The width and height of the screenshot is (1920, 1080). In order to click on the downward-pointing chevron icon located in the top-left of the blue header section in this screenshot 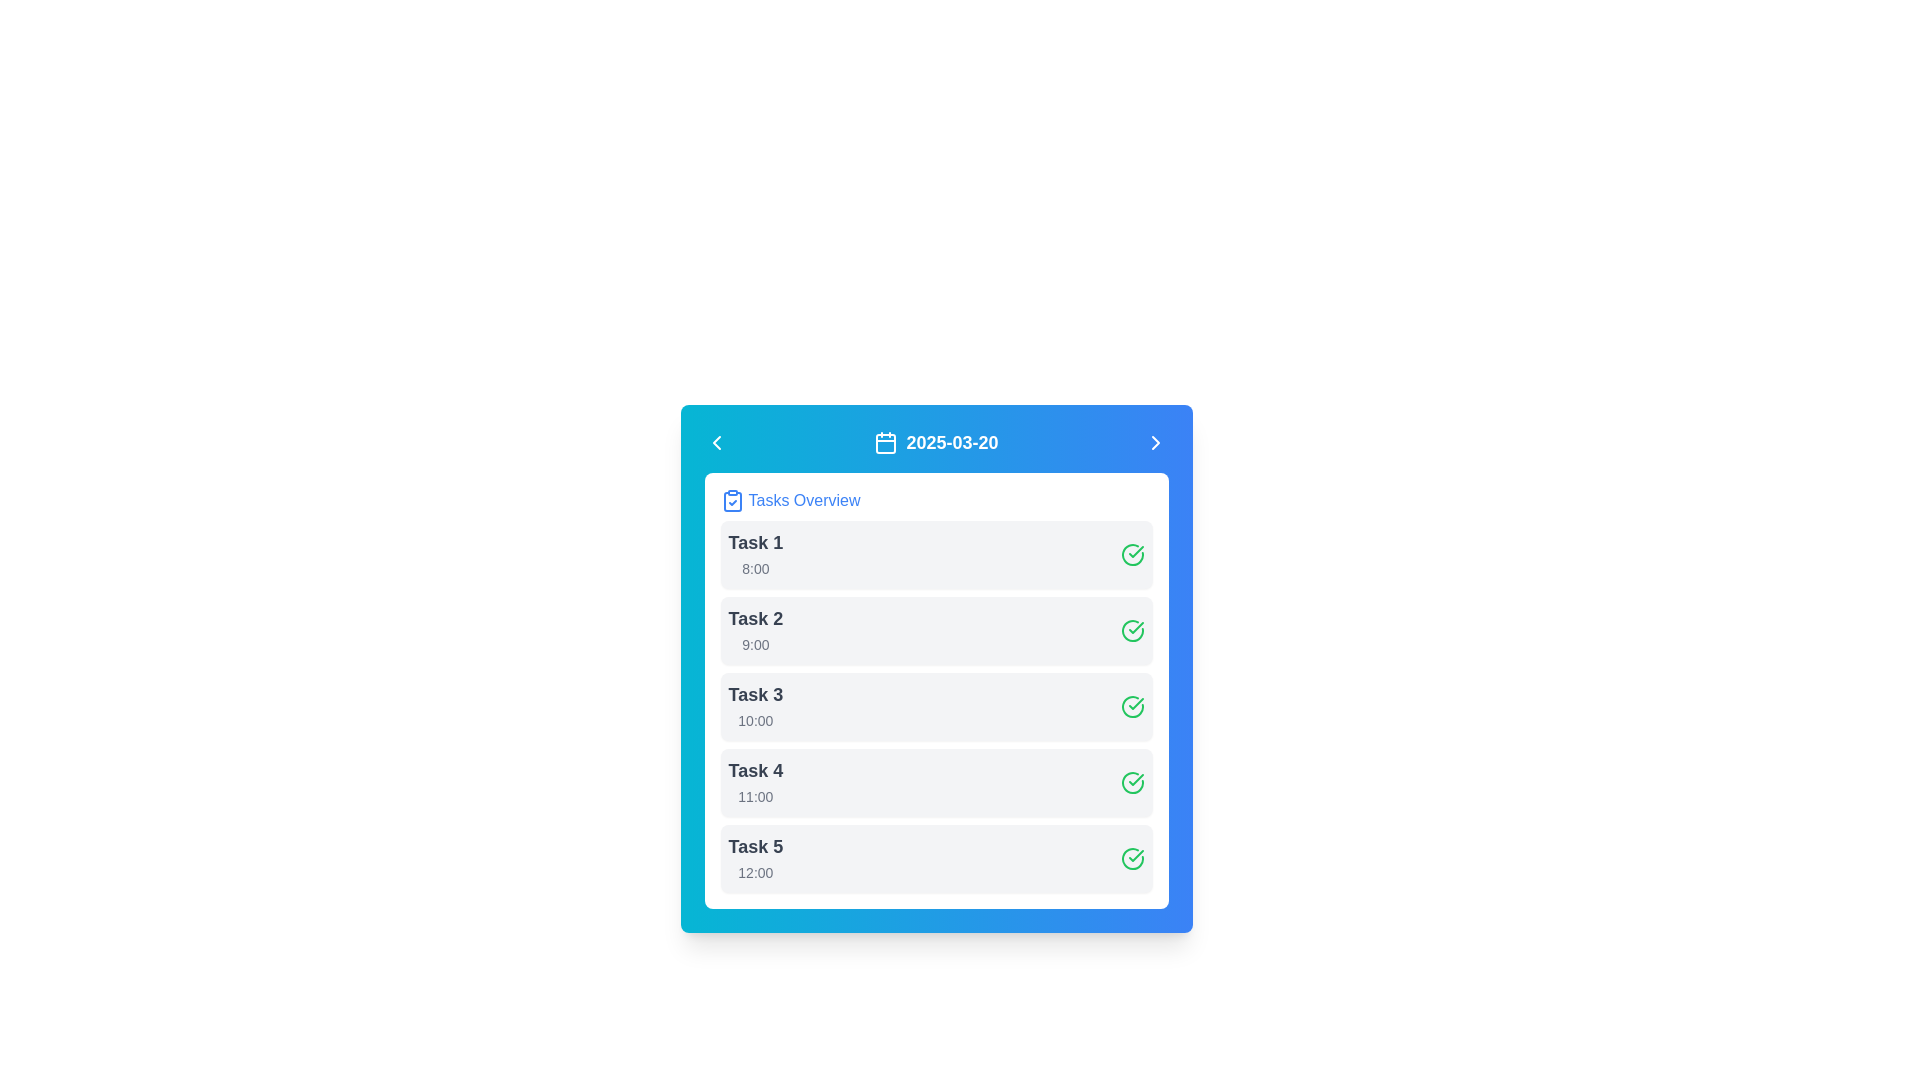, I will do `click(716, 442)`.